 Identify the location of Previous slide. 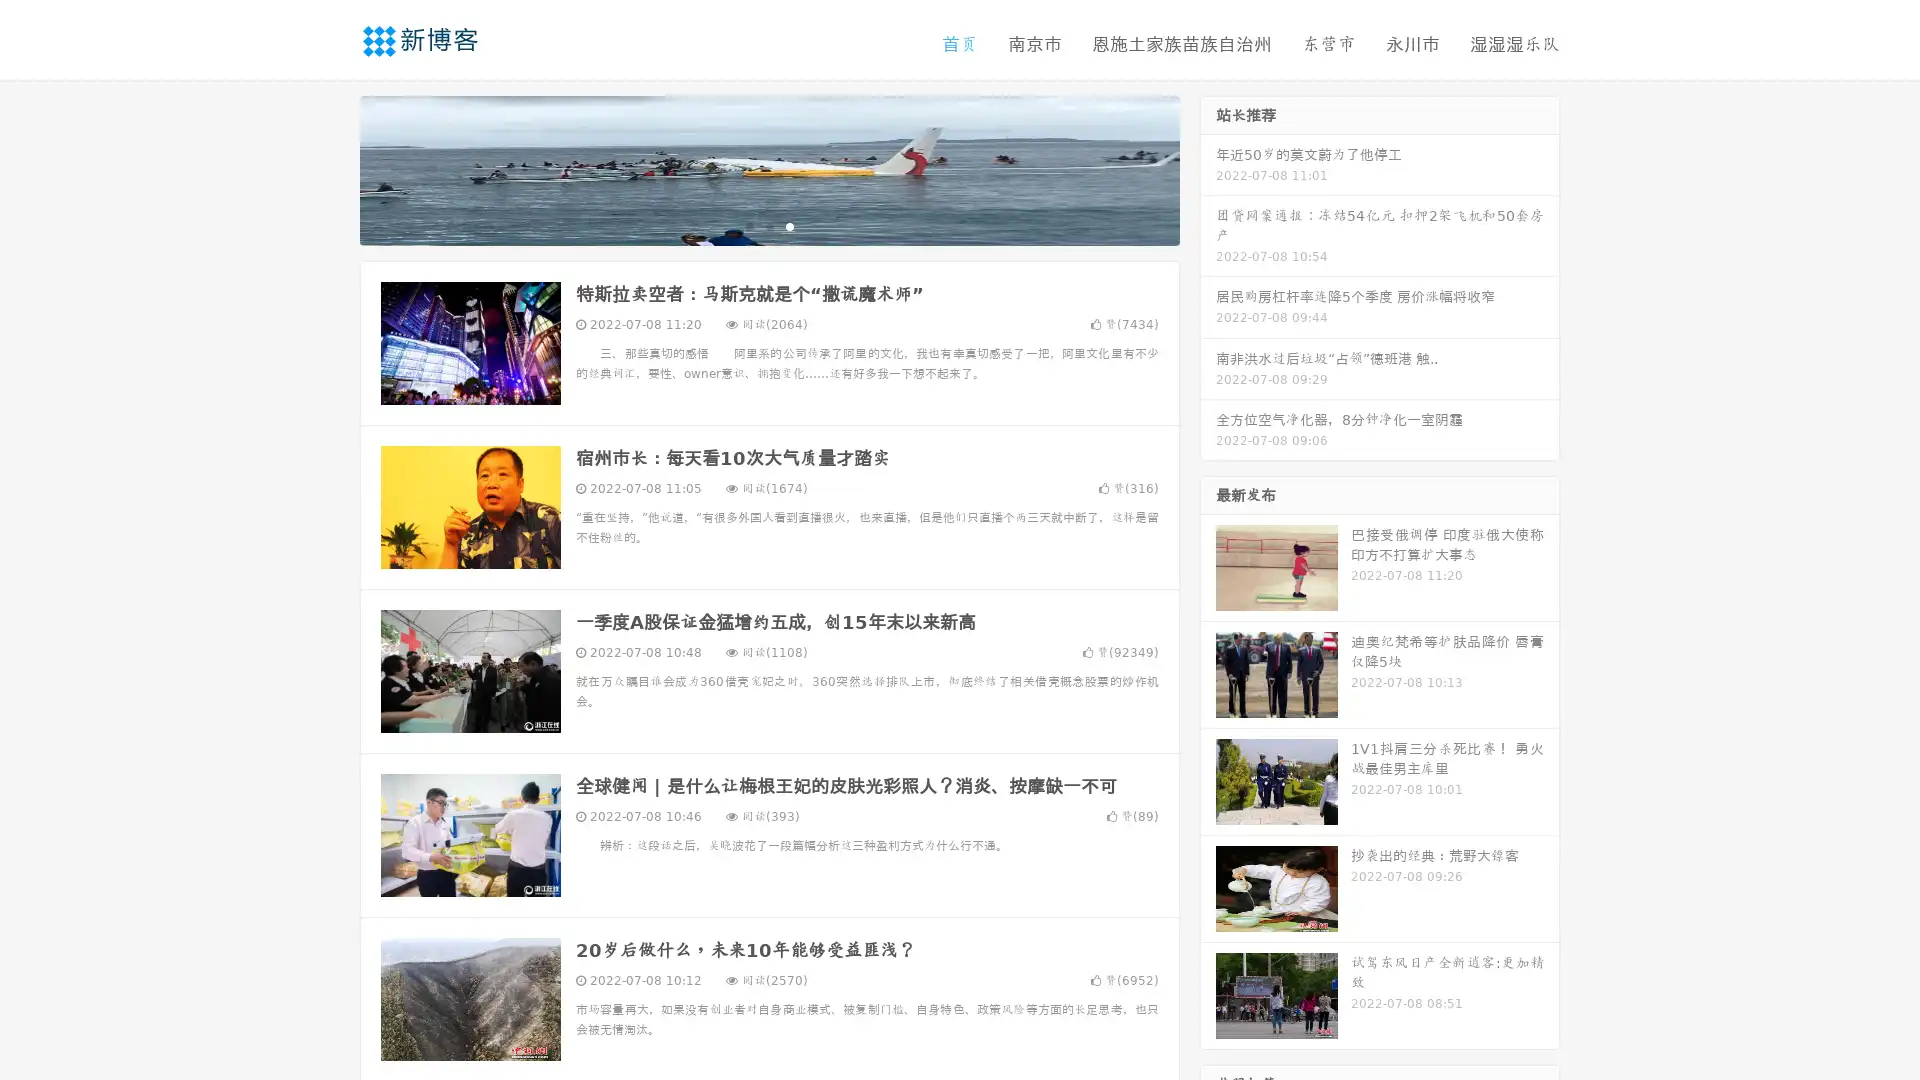
(330, 168).